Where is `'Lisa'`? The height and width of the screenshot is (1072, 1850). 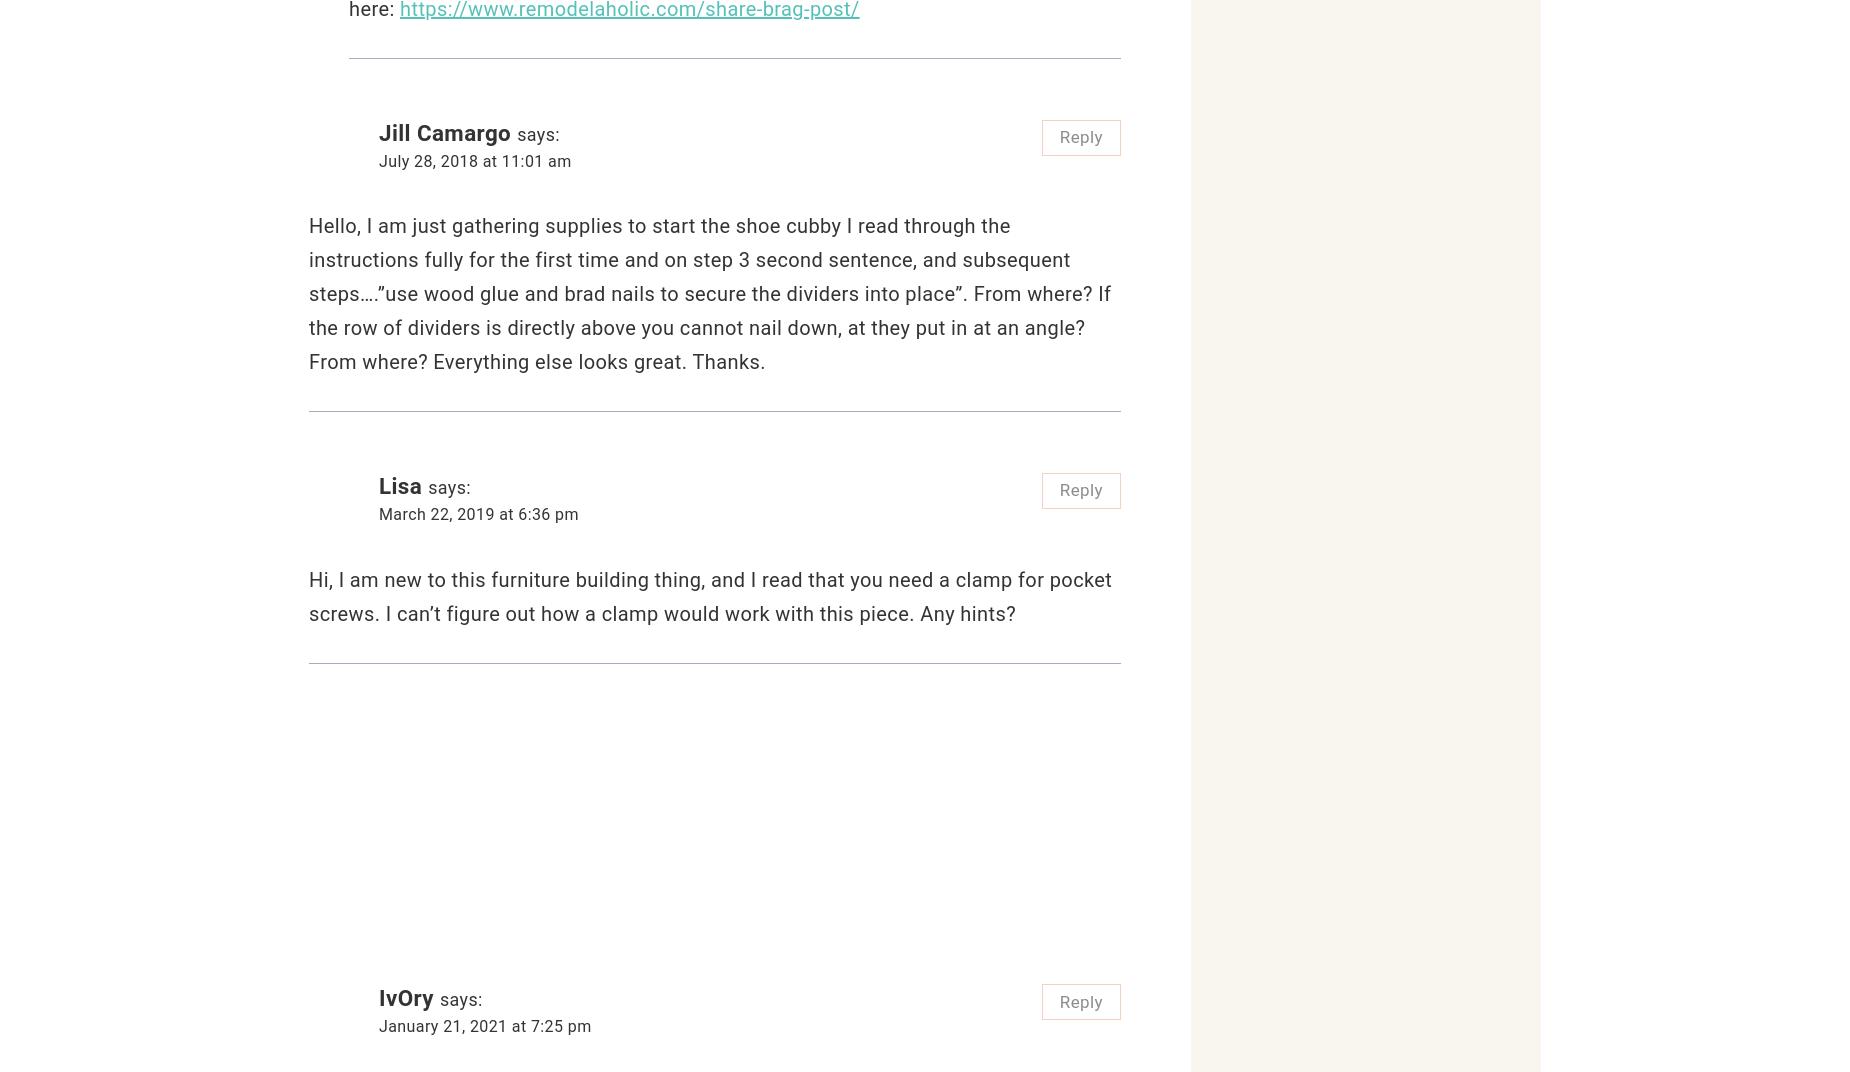
'Lisa' is located at coordinates (399, 486).